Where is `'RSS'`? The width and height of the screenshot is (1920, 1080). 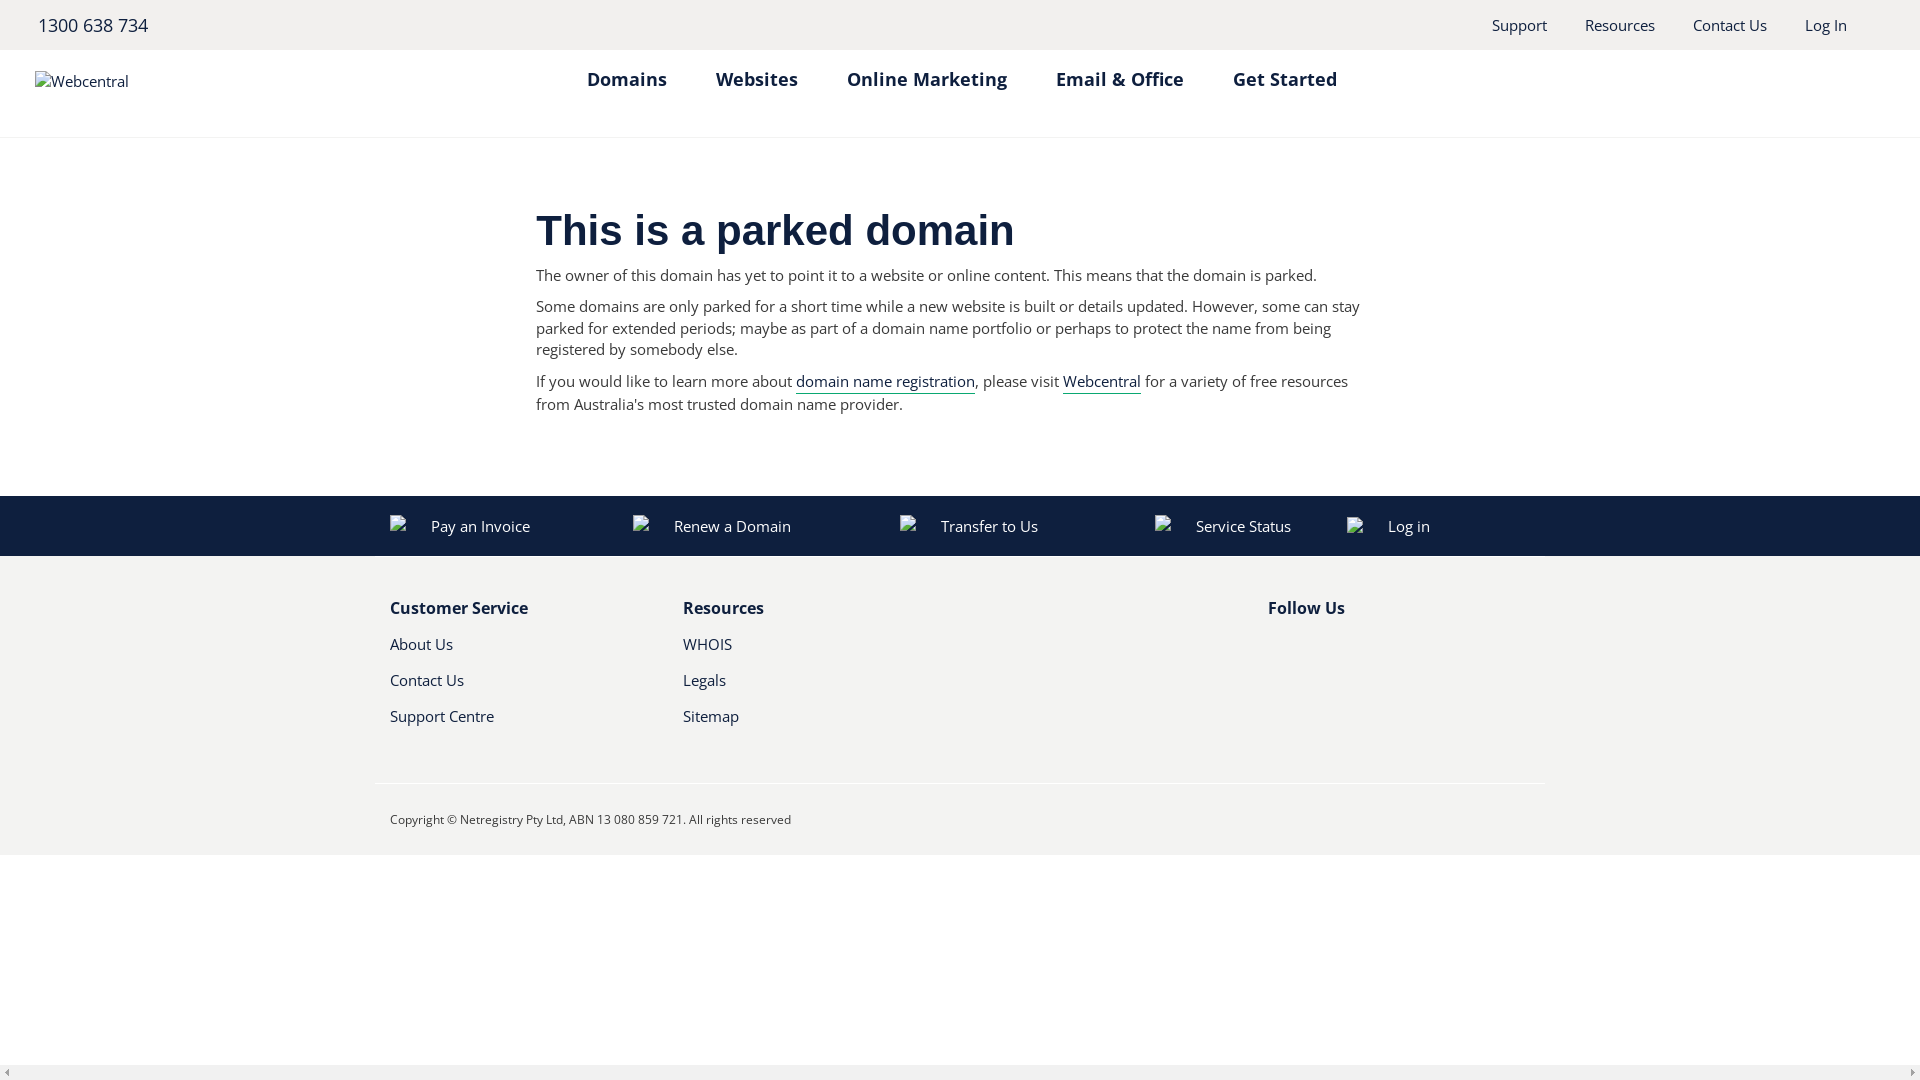
'RSS' is located at coordinates (1377, 652).